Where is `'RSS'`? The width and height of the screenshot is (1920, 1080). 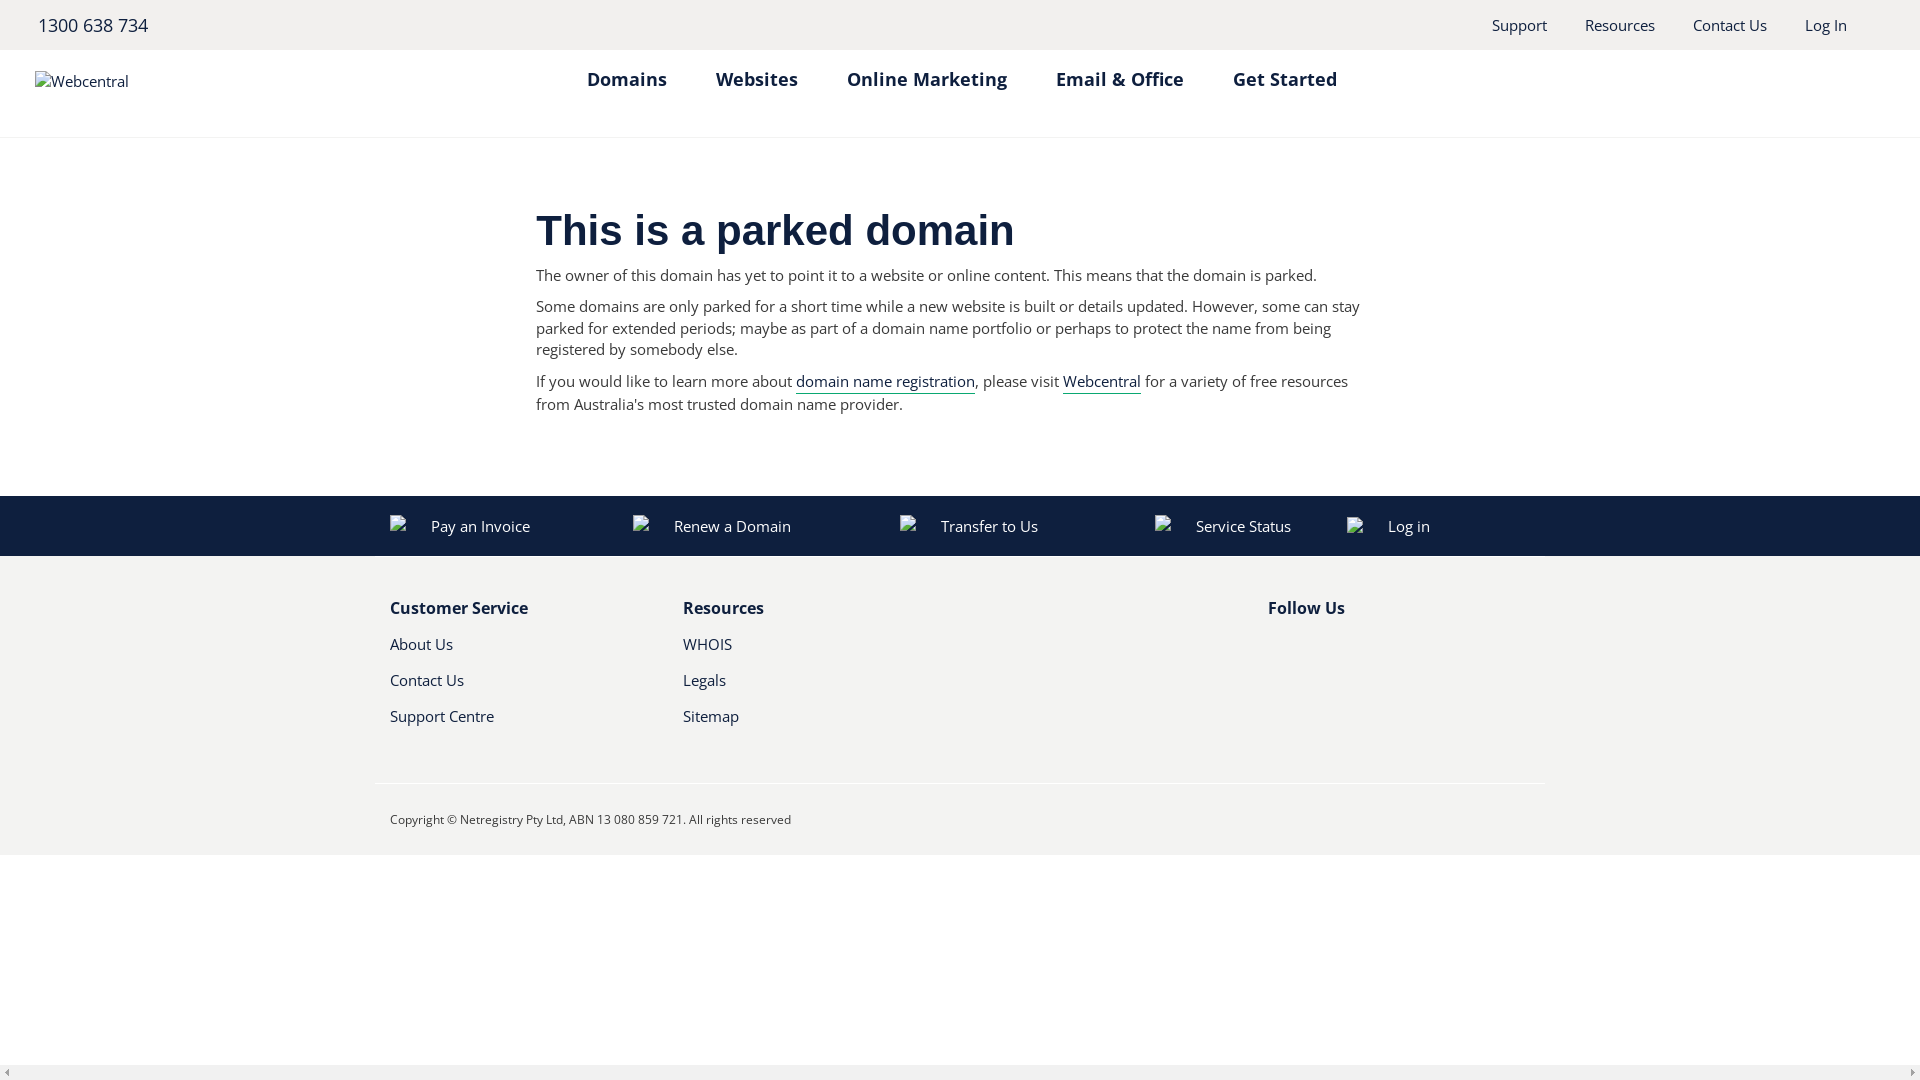
'RSS' is located at coordinates (1377, 652).